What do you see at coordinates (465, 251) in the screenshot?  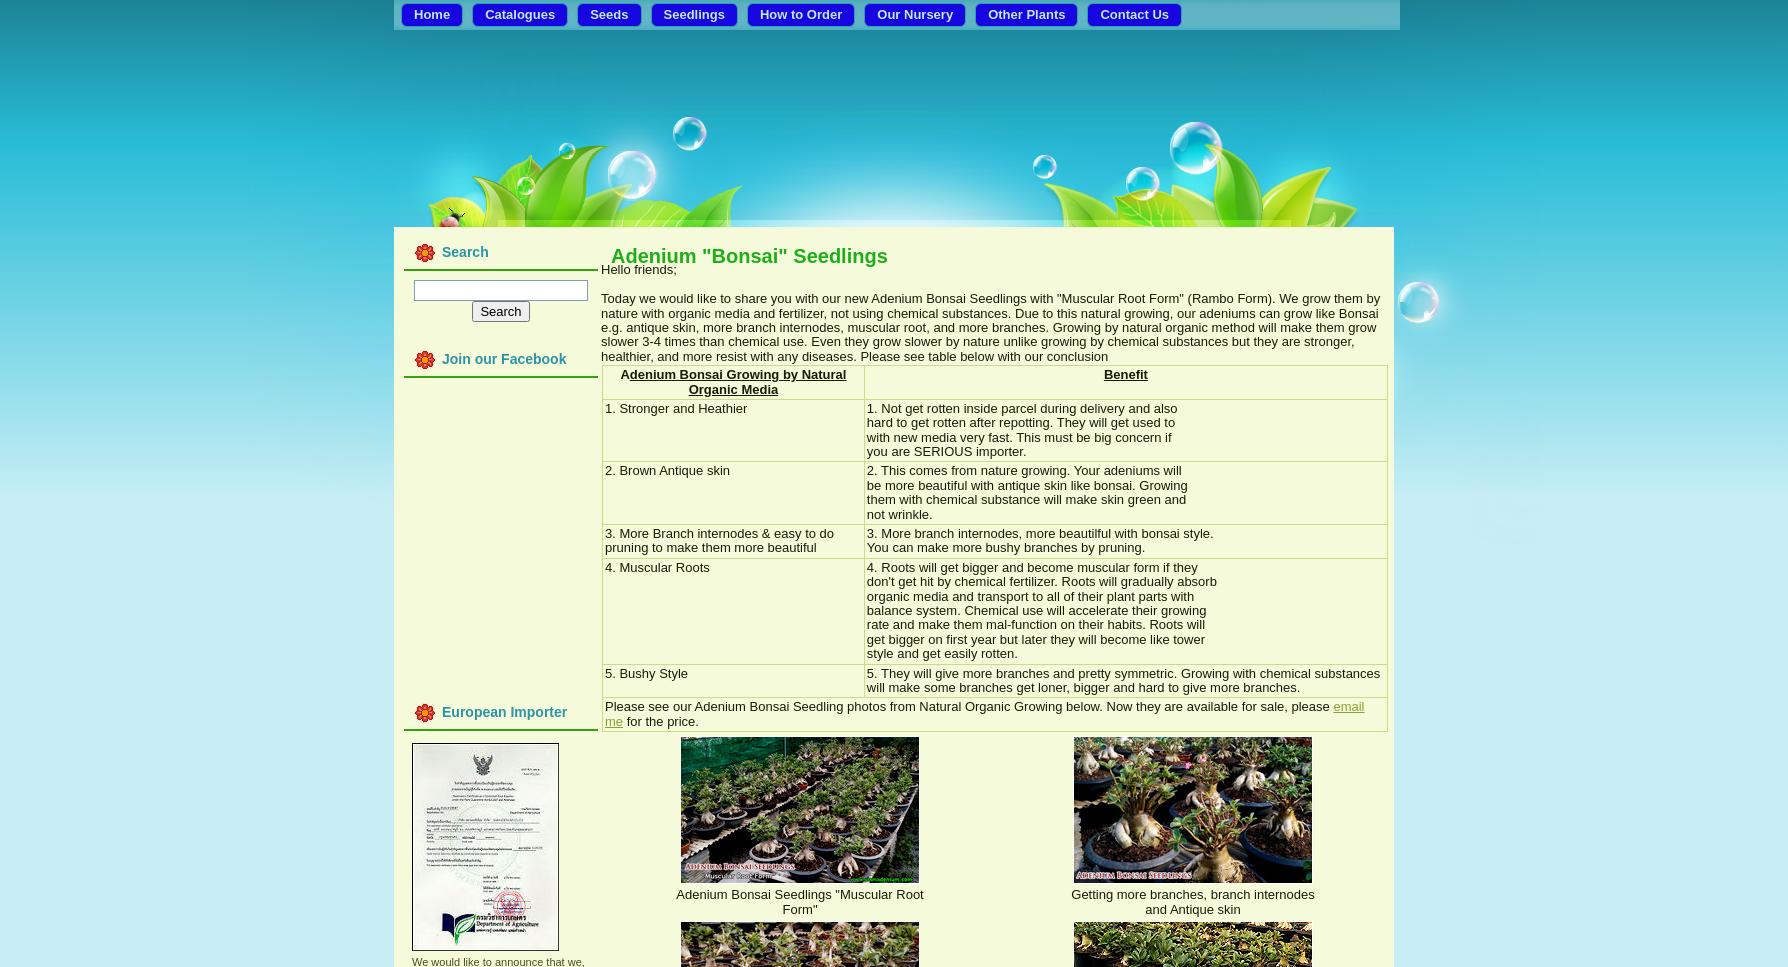 I see `'Search'` at bounding box center [465, 251].